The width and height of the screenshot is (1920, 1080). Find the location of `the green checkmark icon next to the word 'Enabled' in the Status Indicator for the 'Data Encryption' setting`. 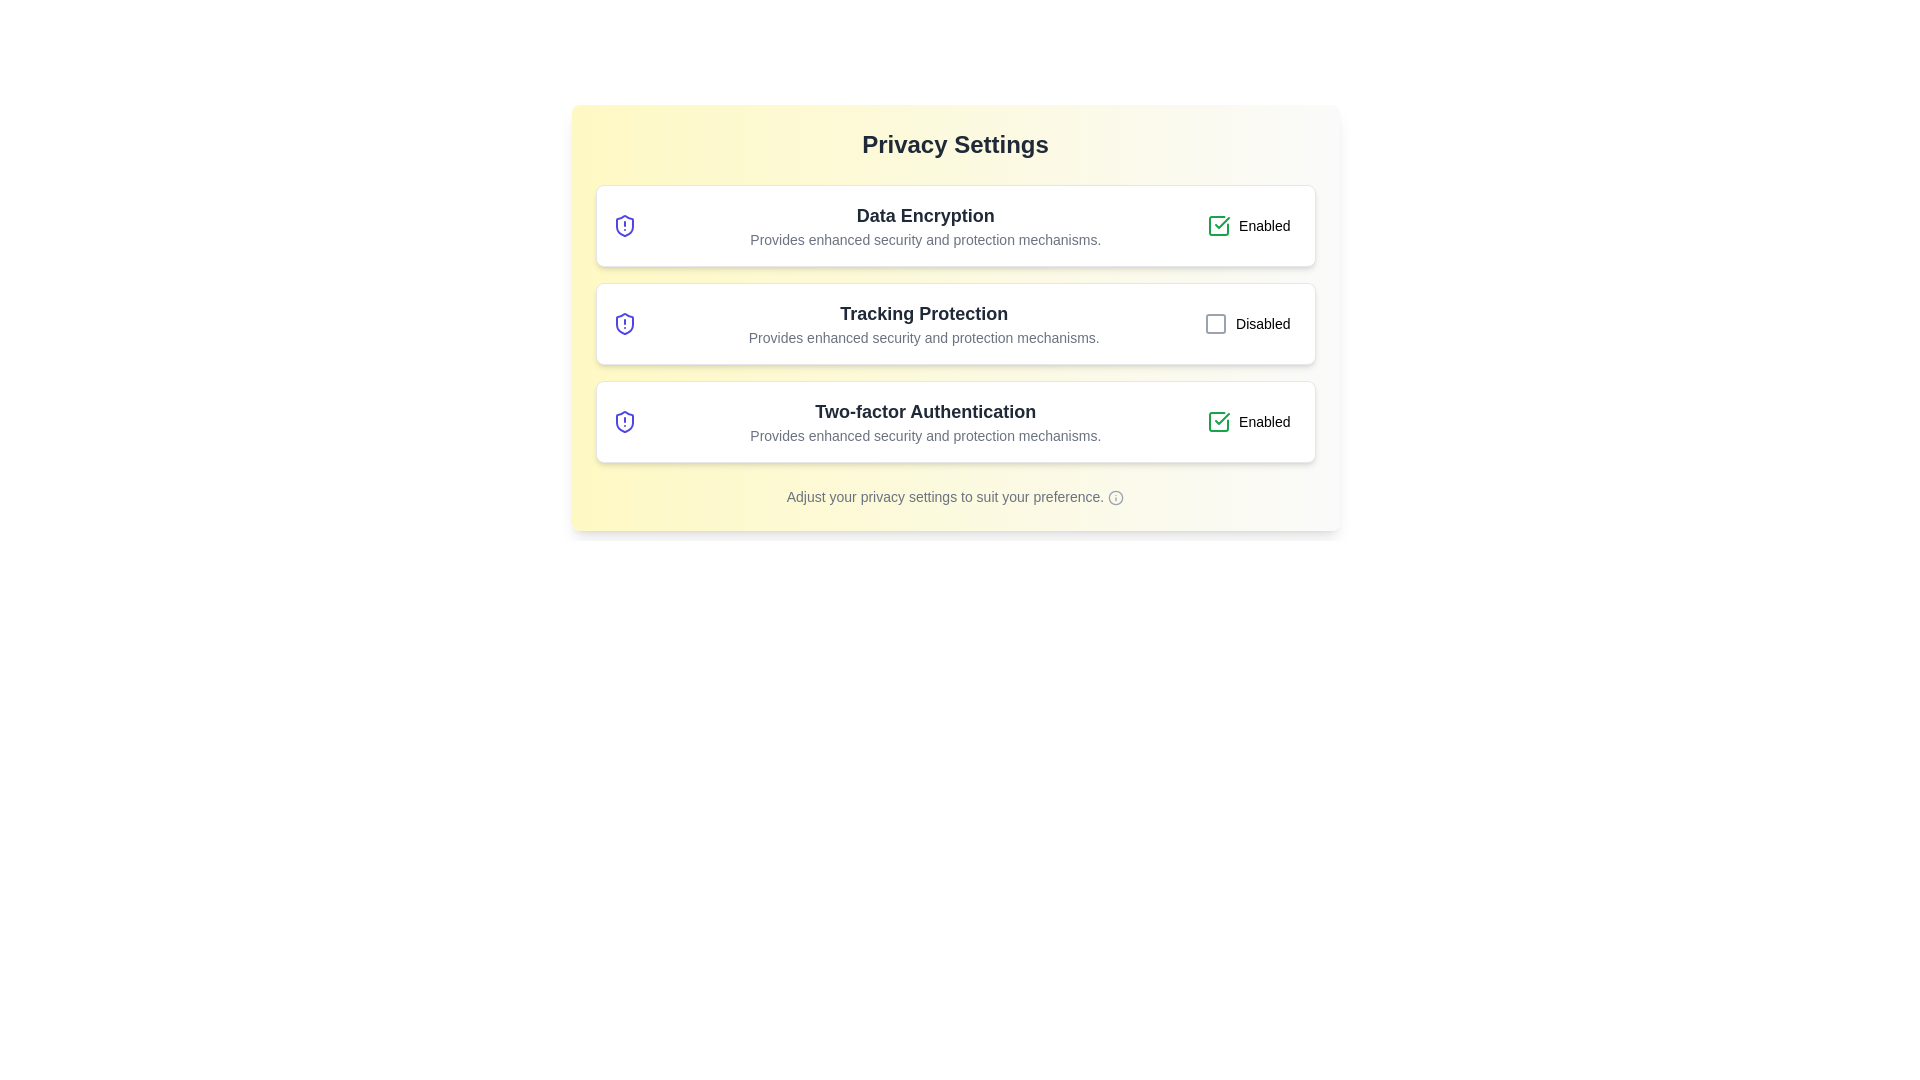

the green checkmark icon next to the word 'Enabled' in the Status Indicator for the 'Data Encryption' setting is located at coordinates (1247, 225).